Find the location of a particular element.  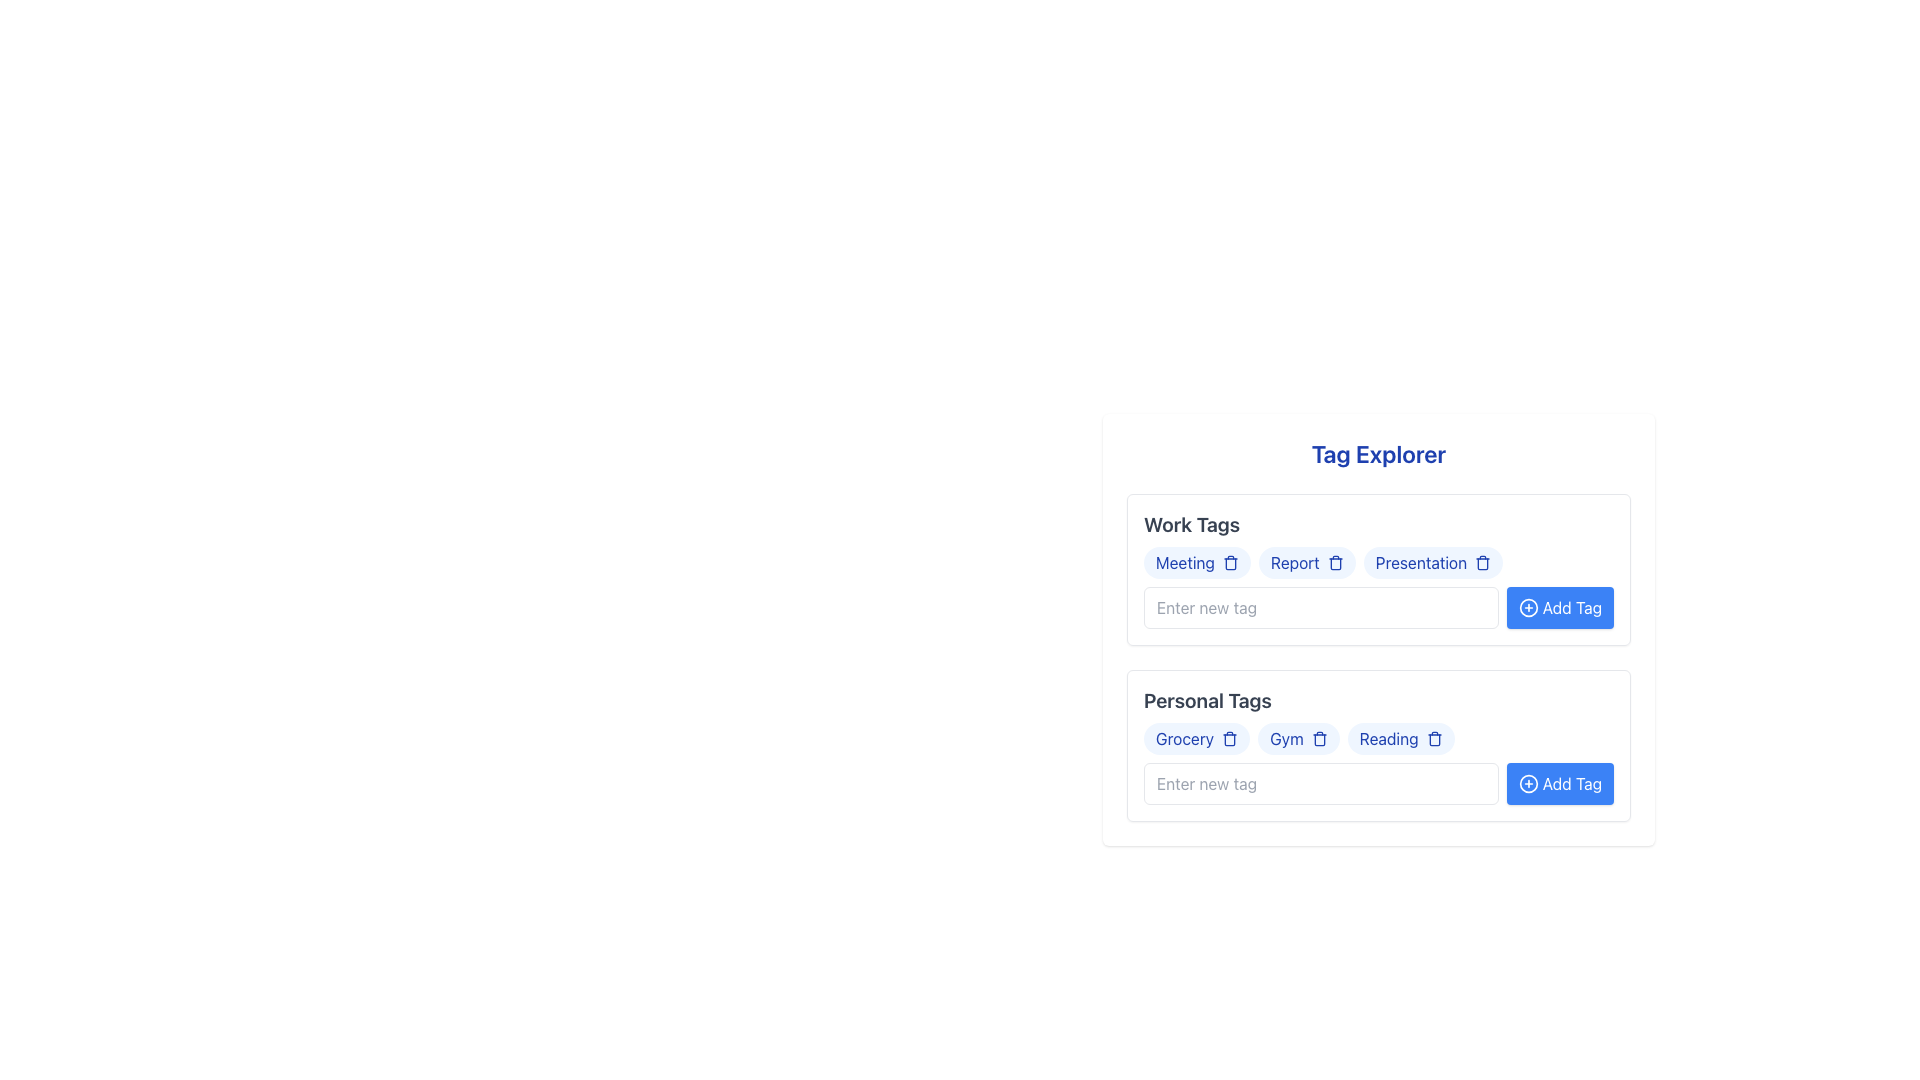

the trash icon next to the 'Presentation' tag in the Work Tags section is located at coordinates (1377, 563).